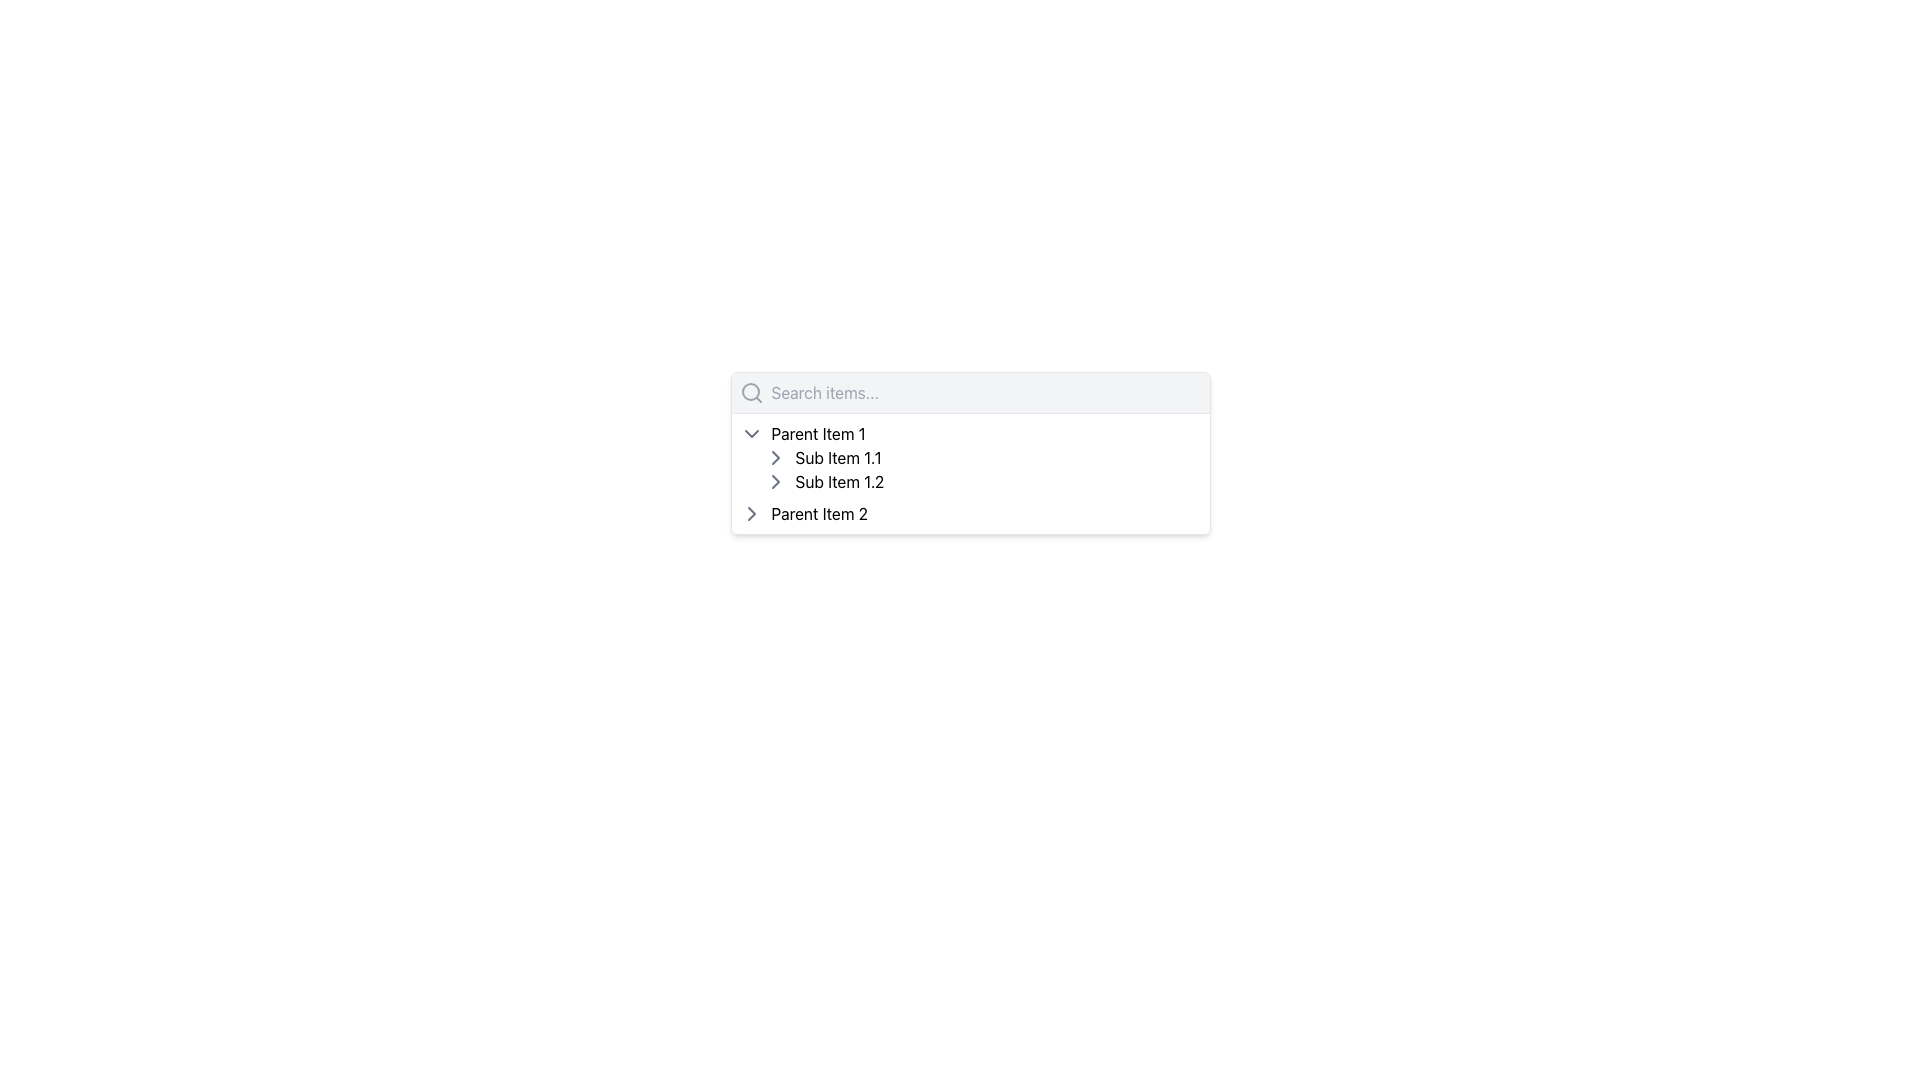 The image size is (1920, 1080). What do you see at coordinates (982, 482) in the screenshot?
I see `the List Item displaying 'Sub Item 1.2'` at bounding box center [982, 482].